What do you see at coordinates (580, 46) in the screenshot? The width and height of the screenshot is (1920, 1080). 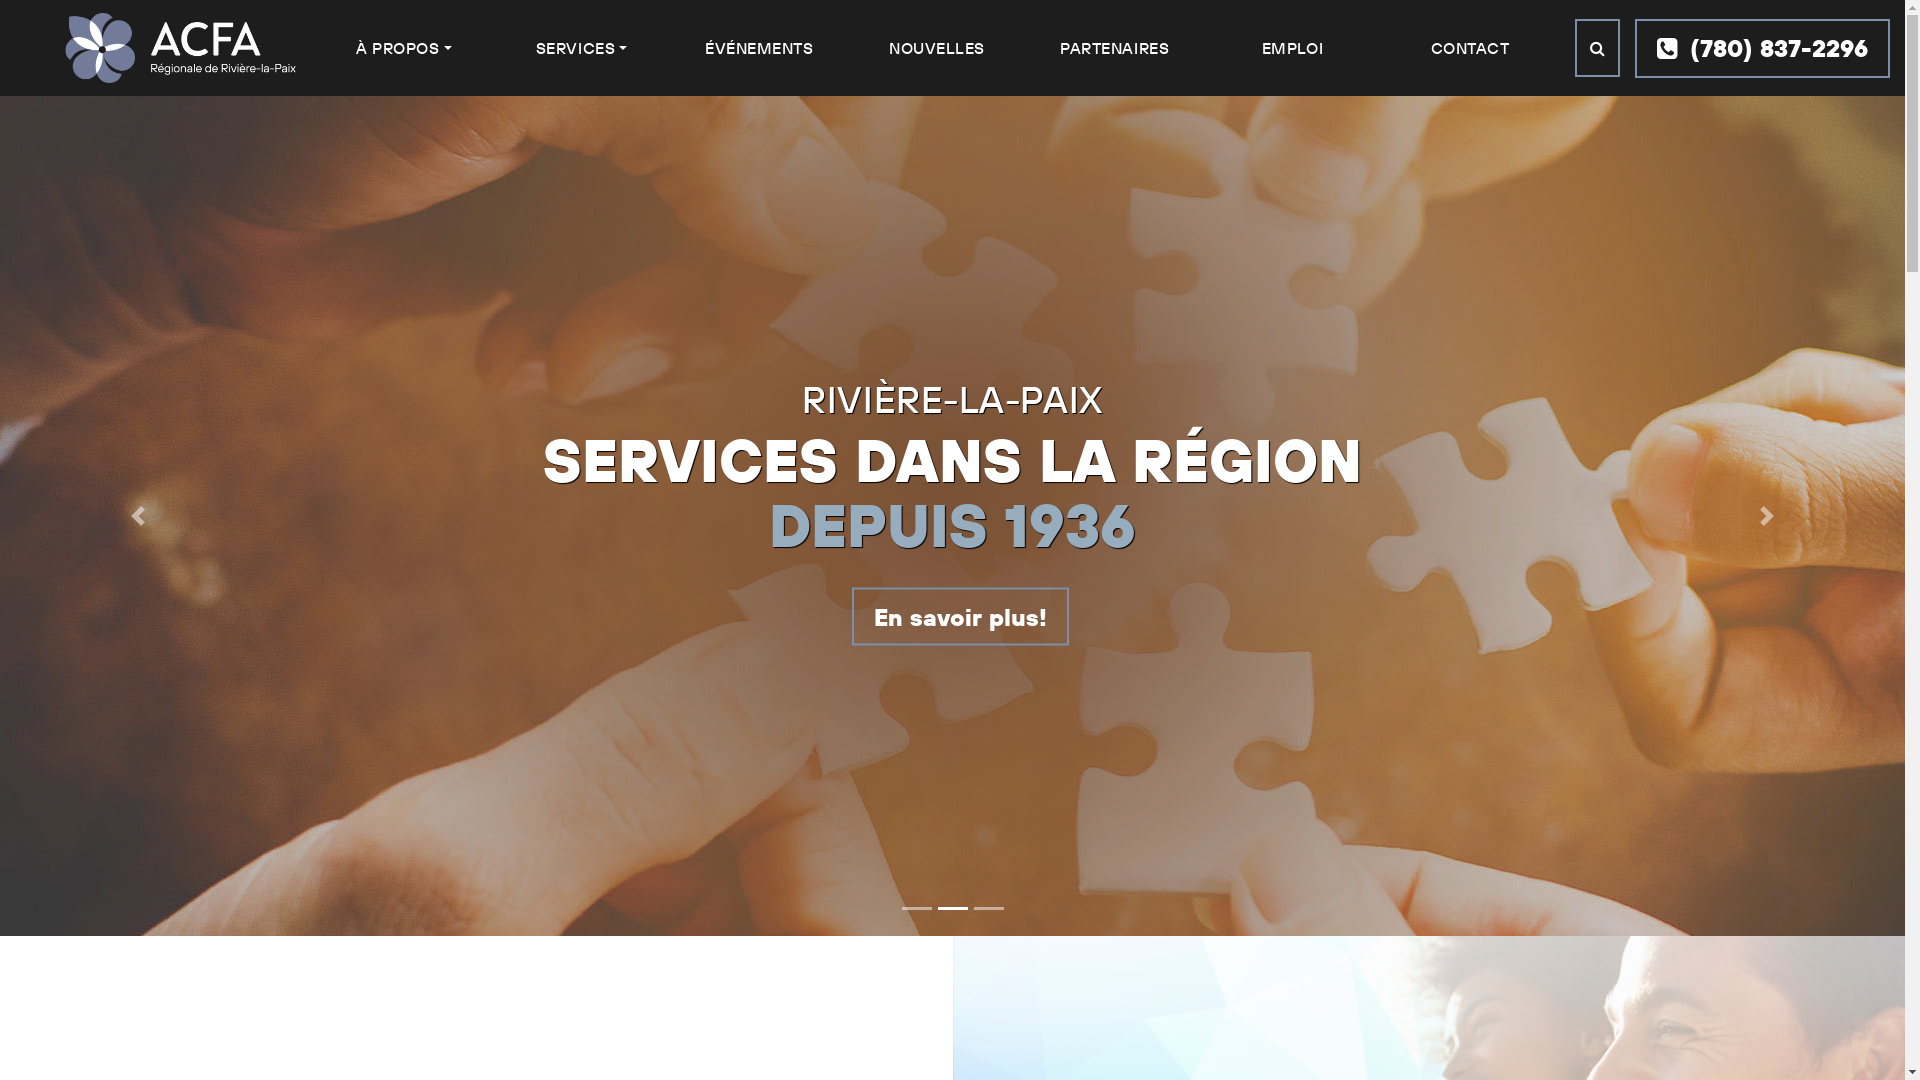 I see `'SERVICES'` at bounding box center [580, 46].